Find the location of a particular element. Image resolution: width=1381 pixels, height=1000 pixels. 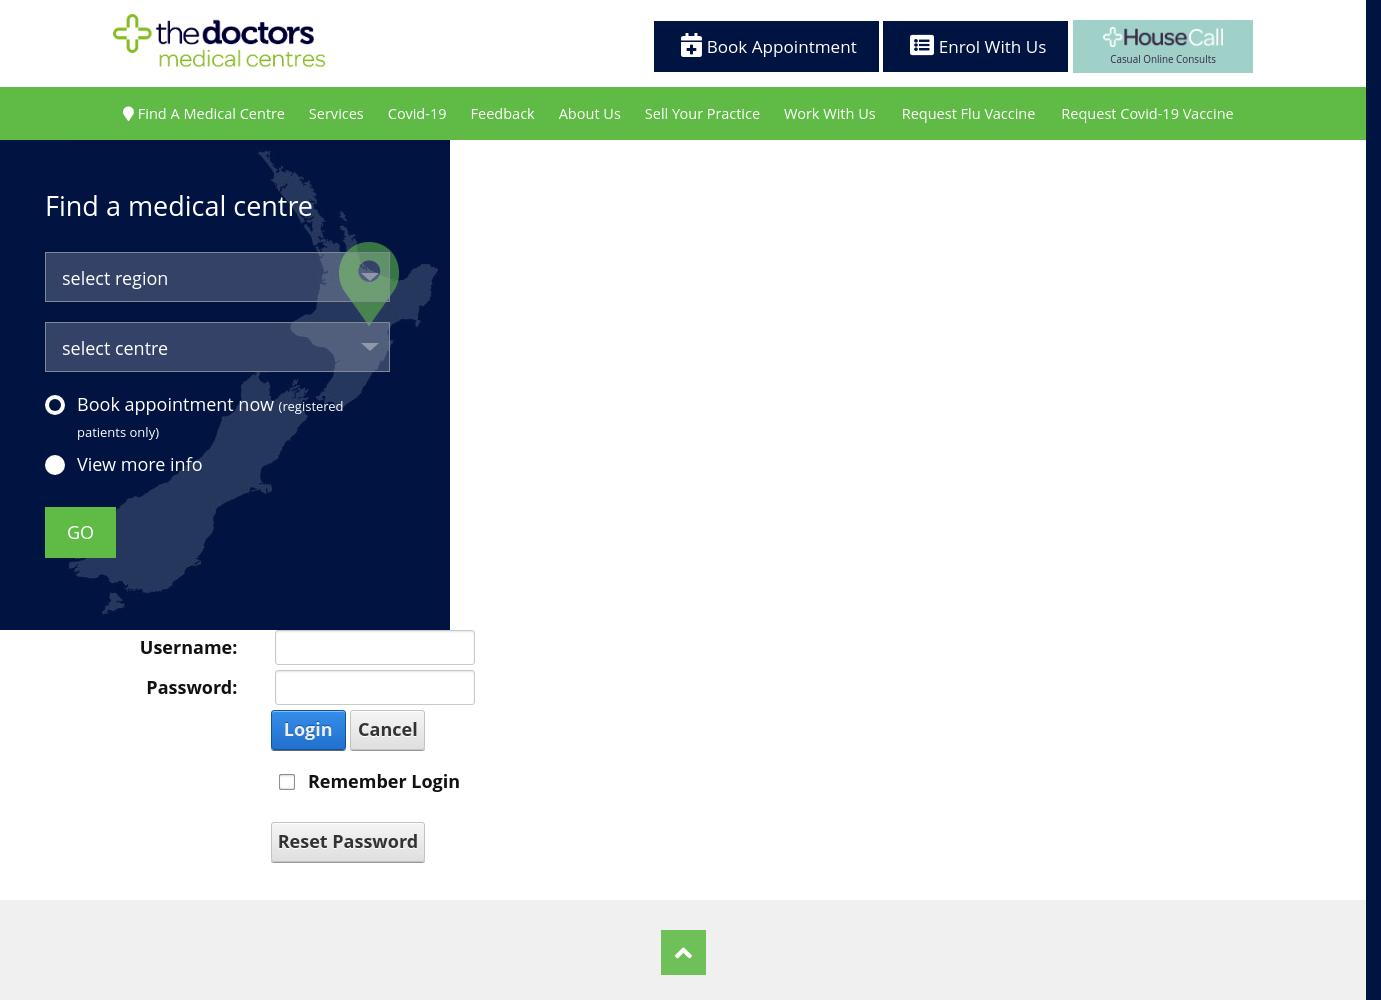

'Book Appointment' is located at coordinates (778, 45).